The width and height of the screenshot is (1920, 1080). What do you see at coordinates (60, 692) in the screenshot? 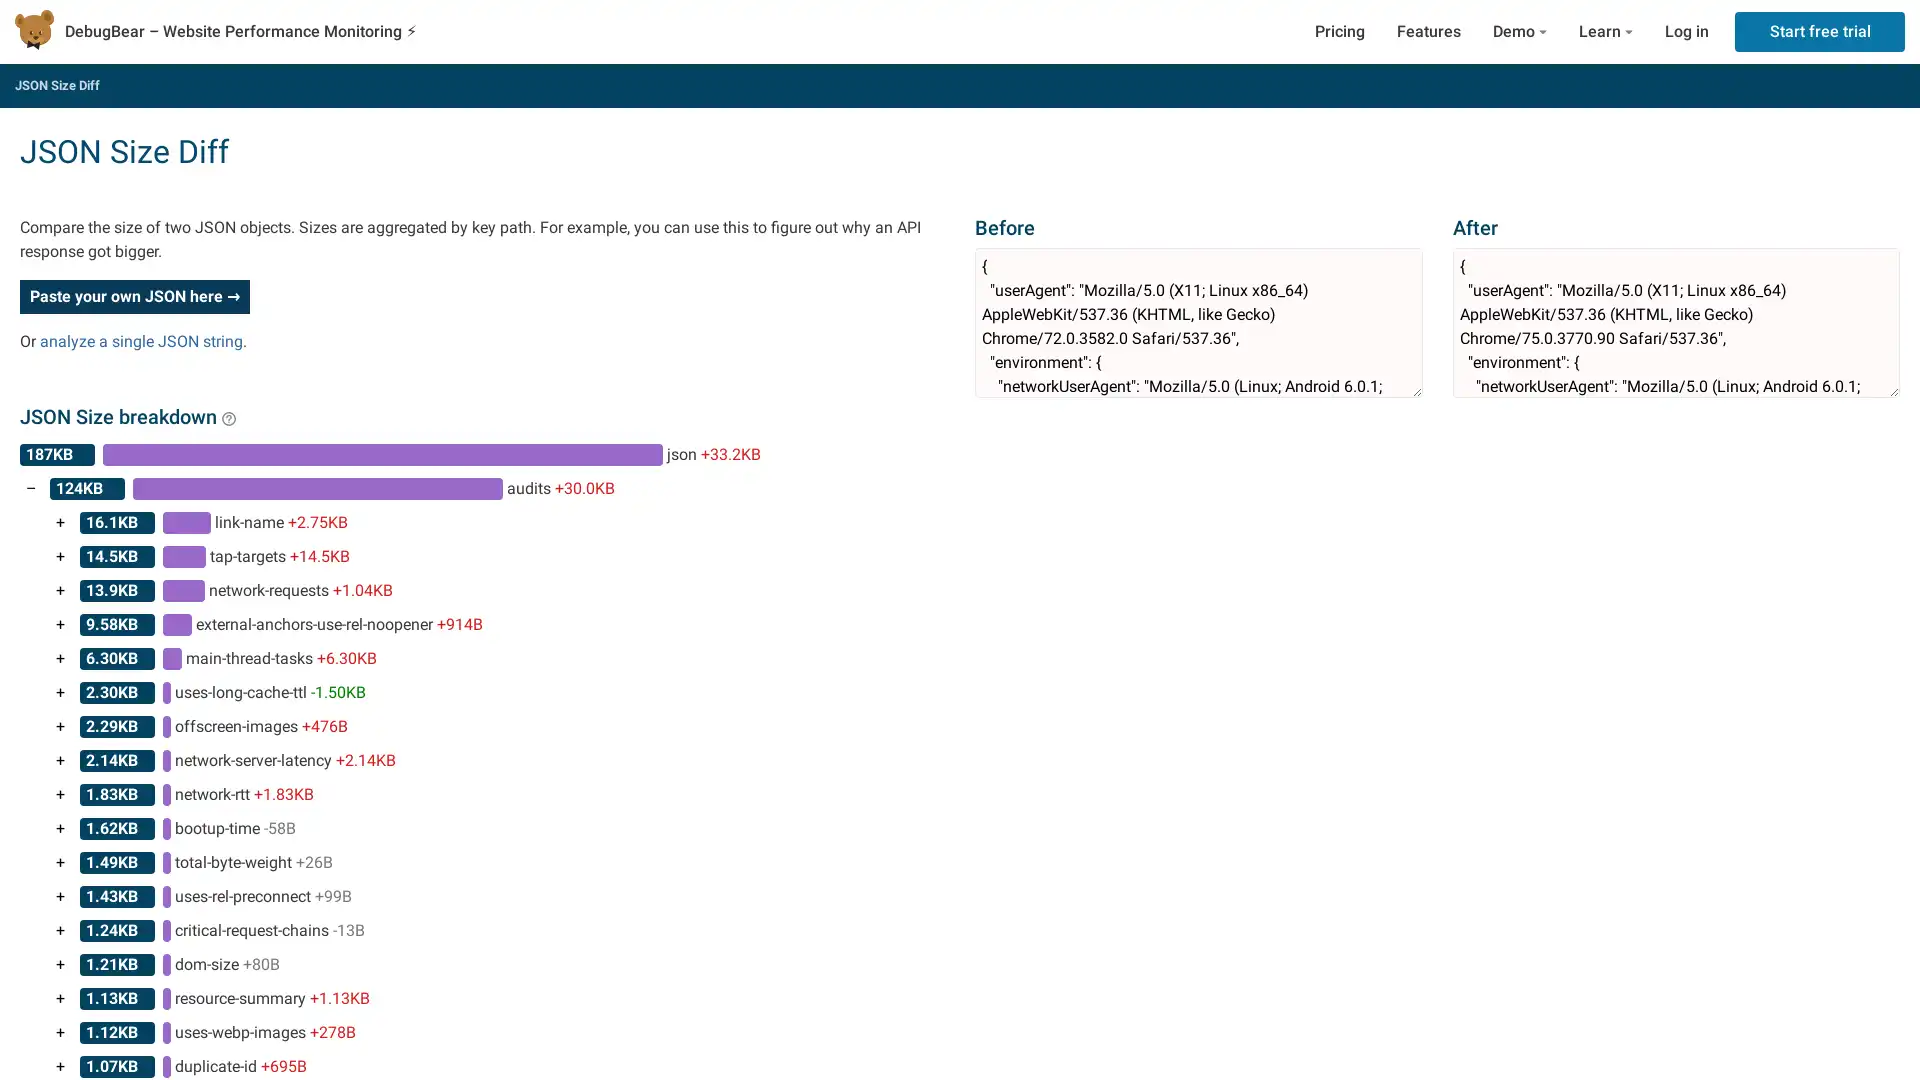
I see `+` at bounding box center [60, 692].